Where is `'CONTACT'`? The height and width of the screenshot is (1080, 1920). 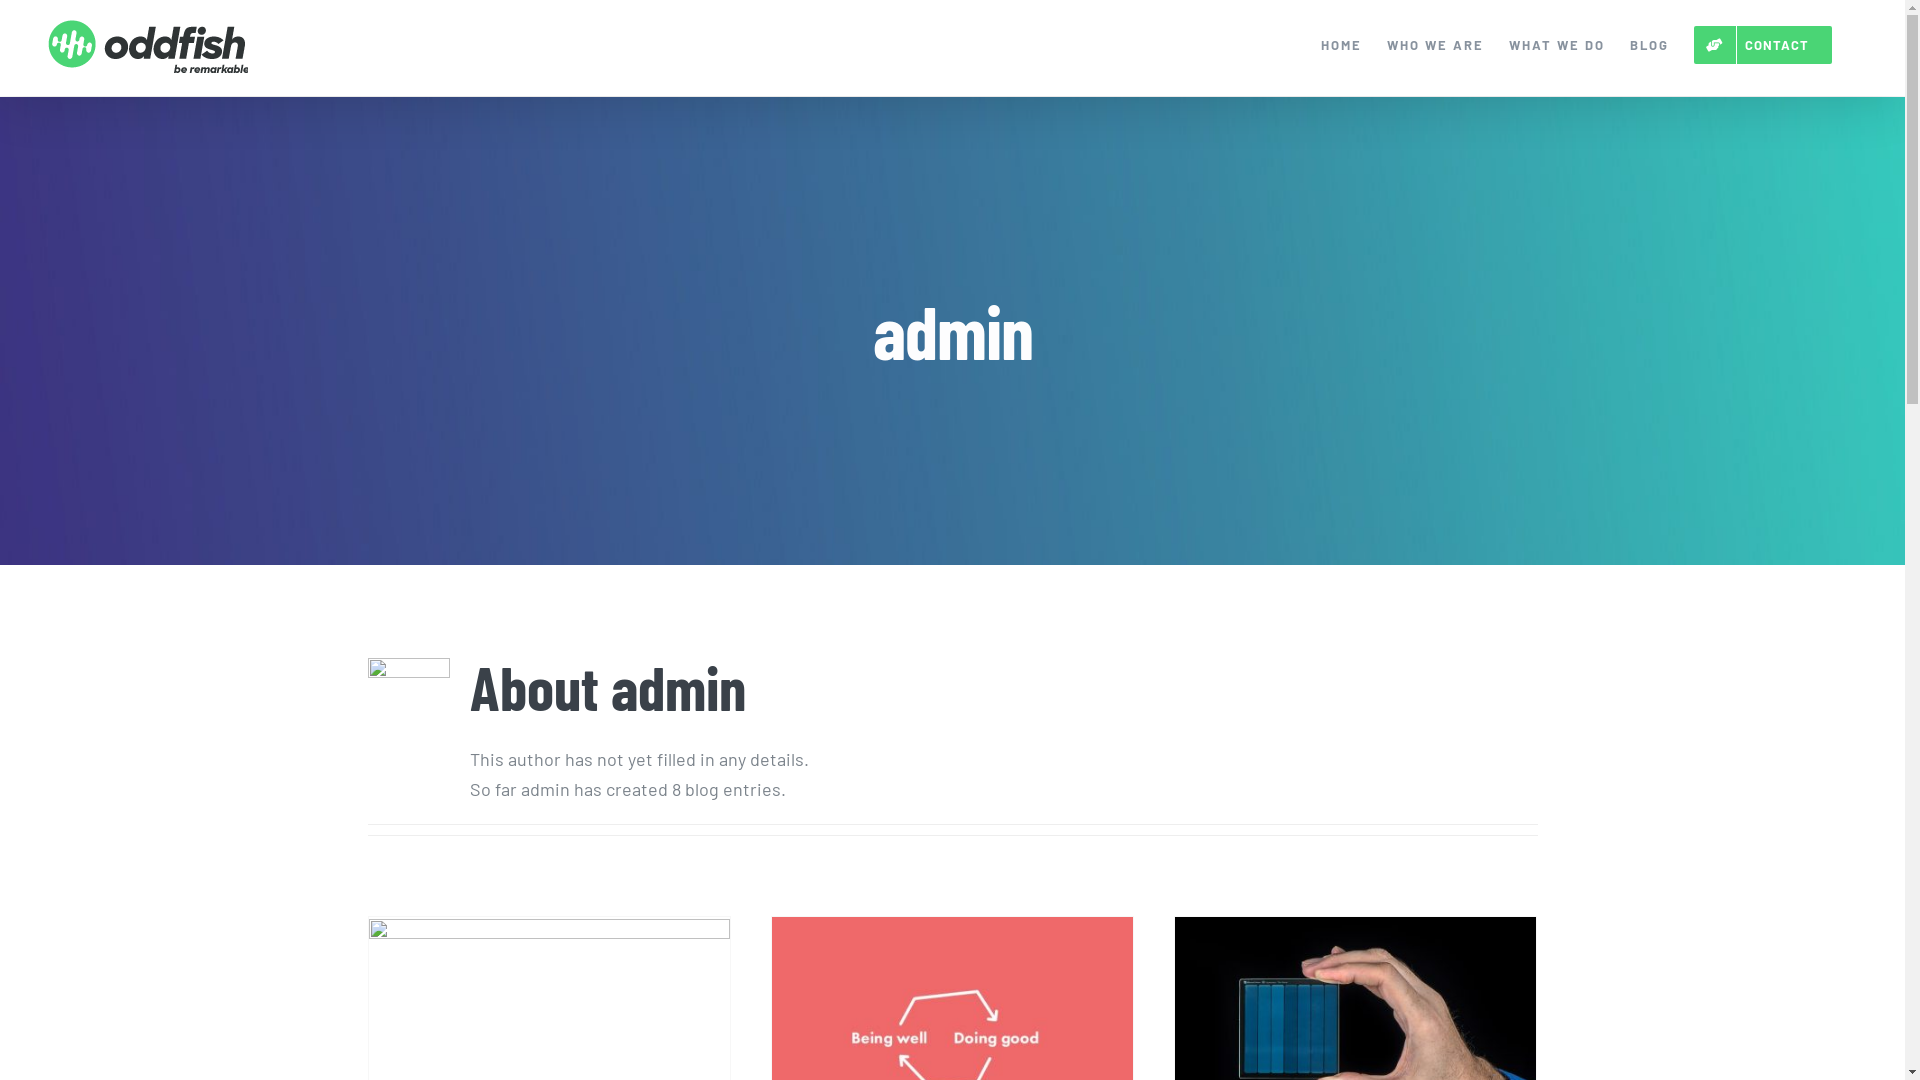 'CONTACT' is located at coordinates (1762, 45).